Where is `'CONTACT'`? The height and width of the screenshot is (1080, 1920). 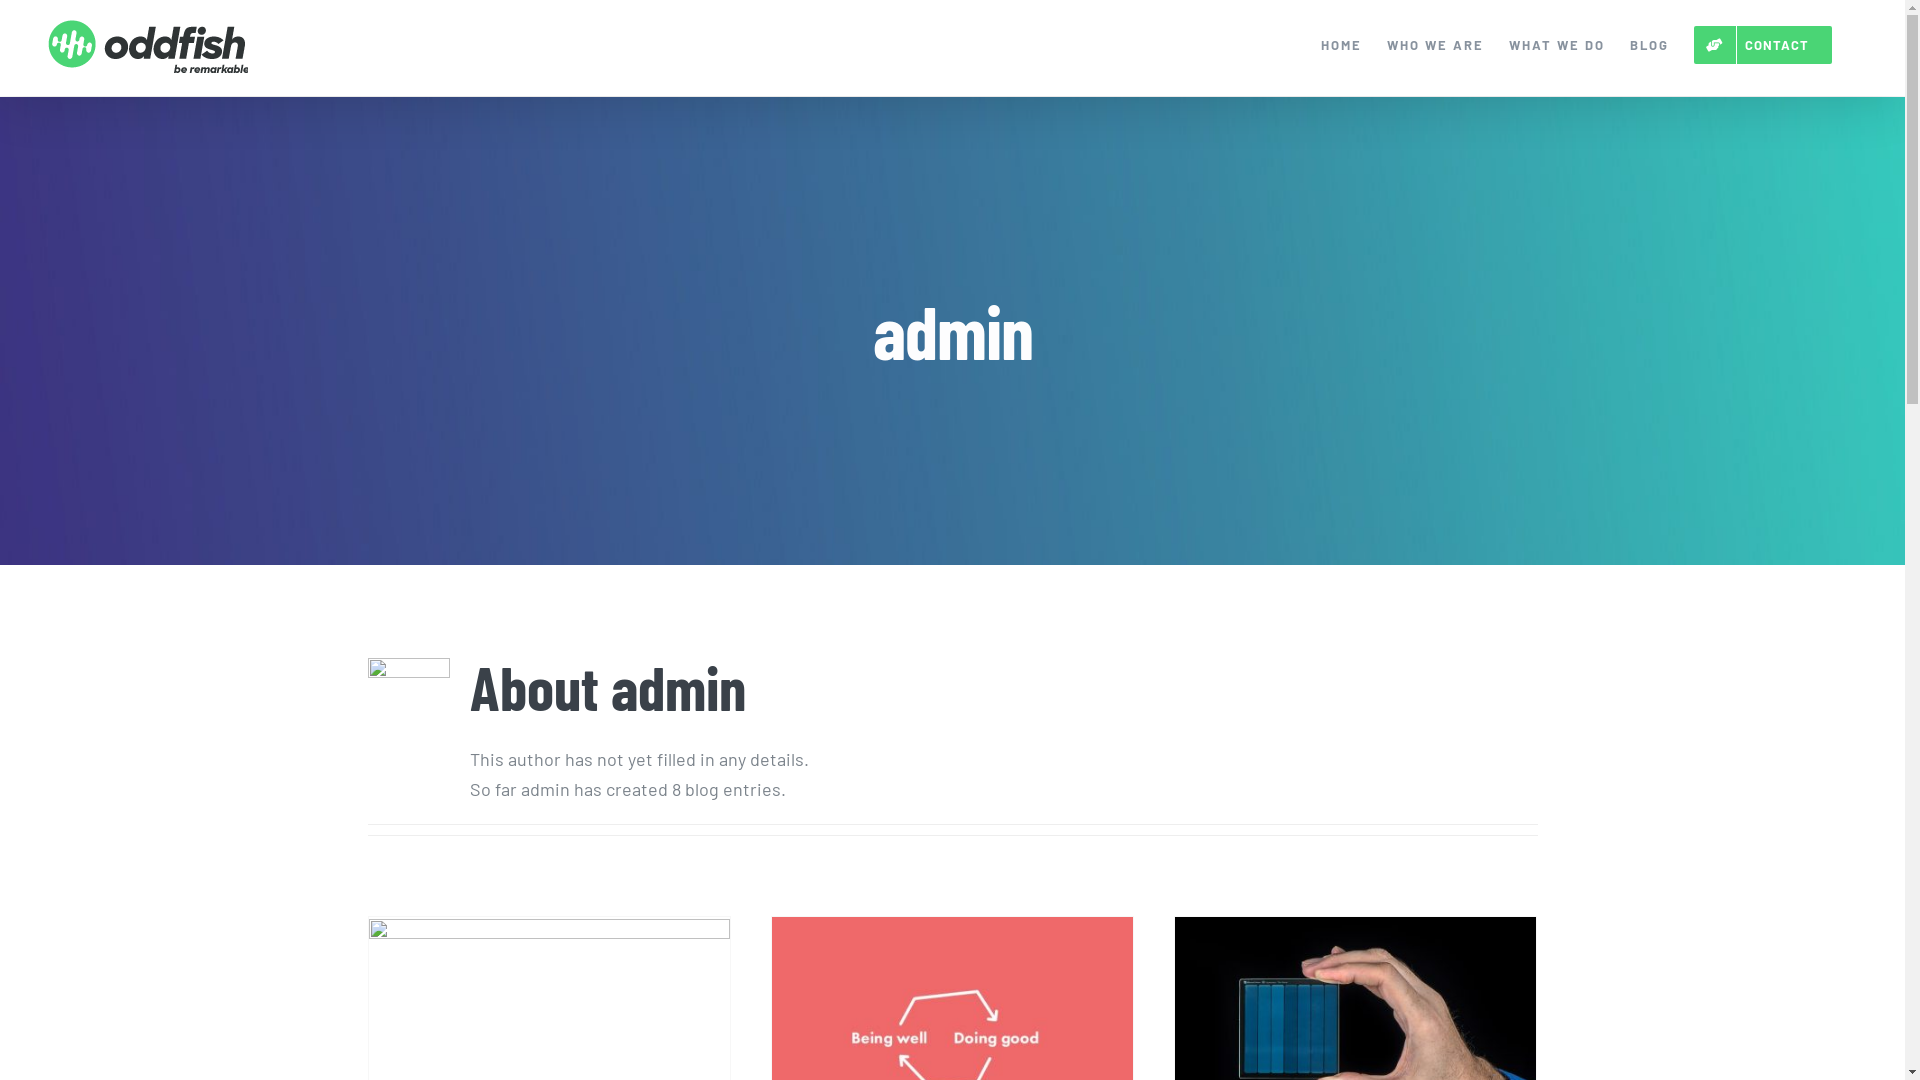 'CONTACT' is located at coordinates (1762, 45).